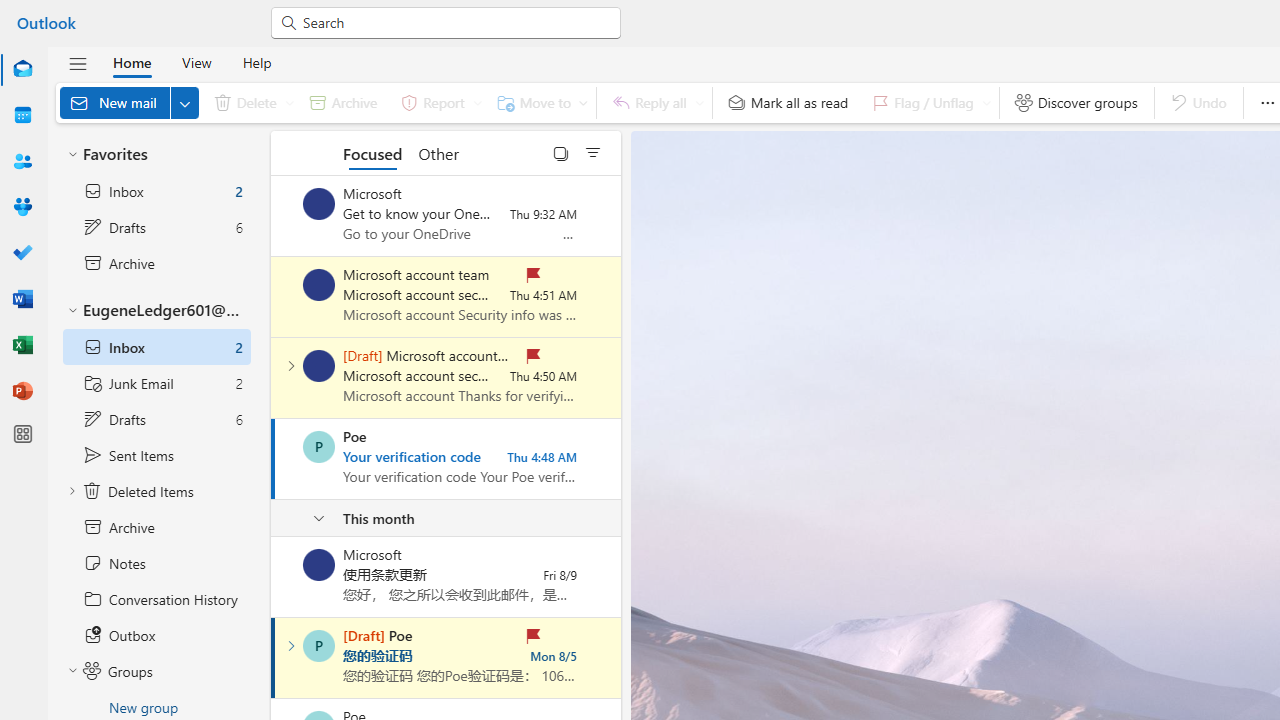  I want to click on 'Mail', so click(23, 68).